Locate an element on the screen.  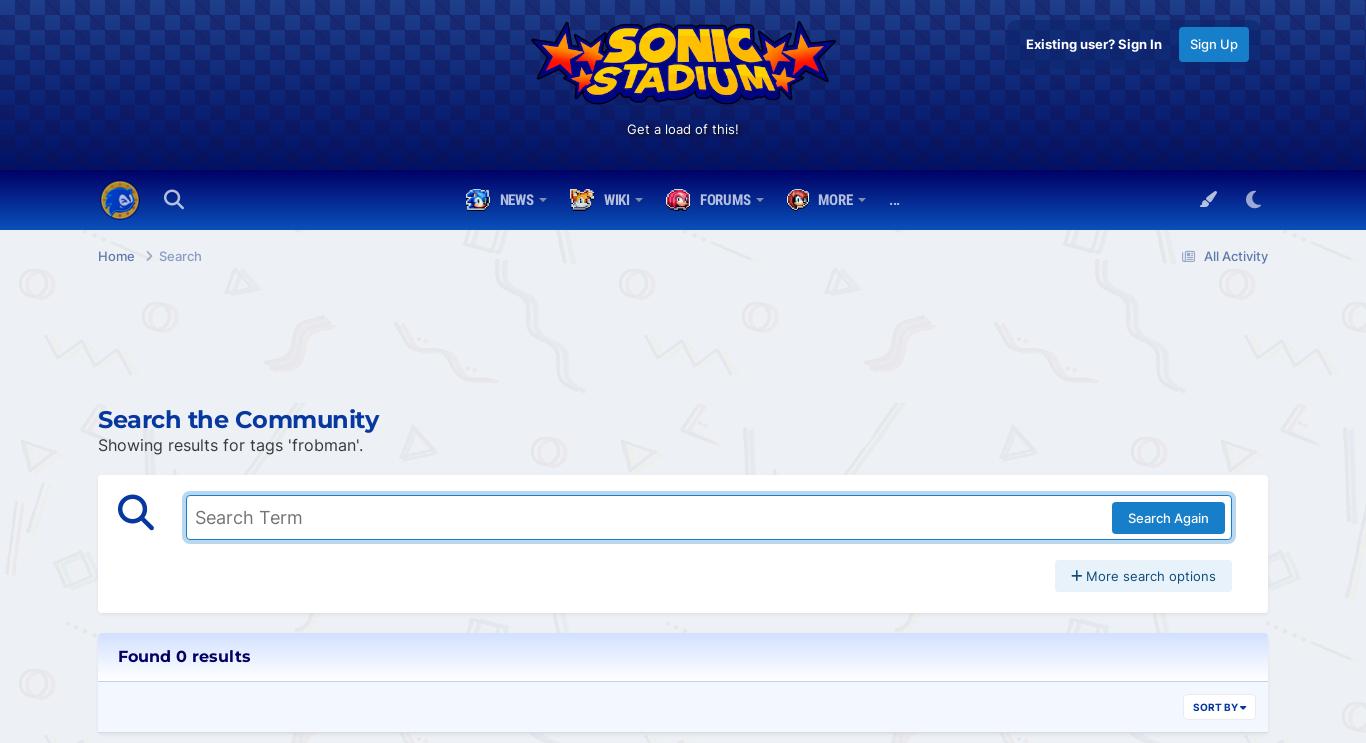
'Existing user? Sign In' is located at coordinates (1093, 42).